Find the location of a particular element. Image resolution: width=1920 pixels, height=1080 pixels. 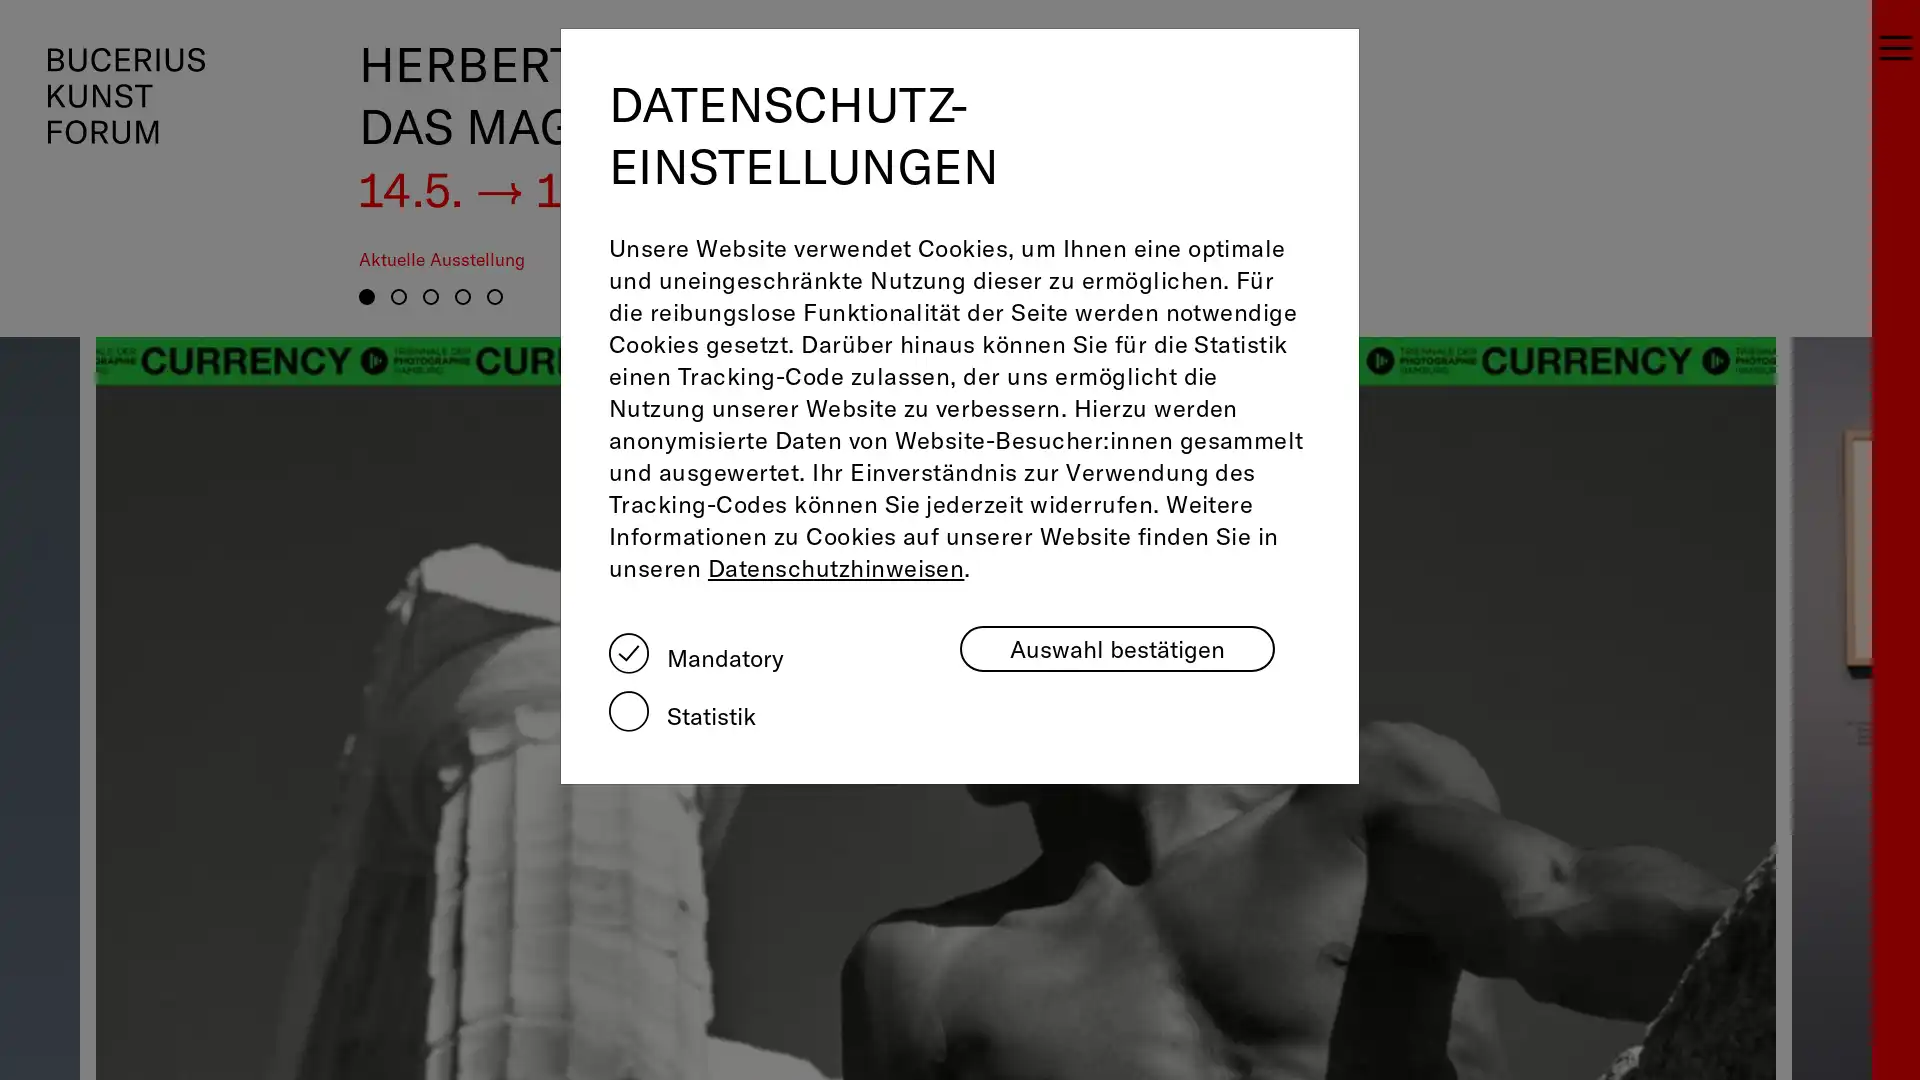

Auswahl bestatigen is located at coordinates (1116, 648).